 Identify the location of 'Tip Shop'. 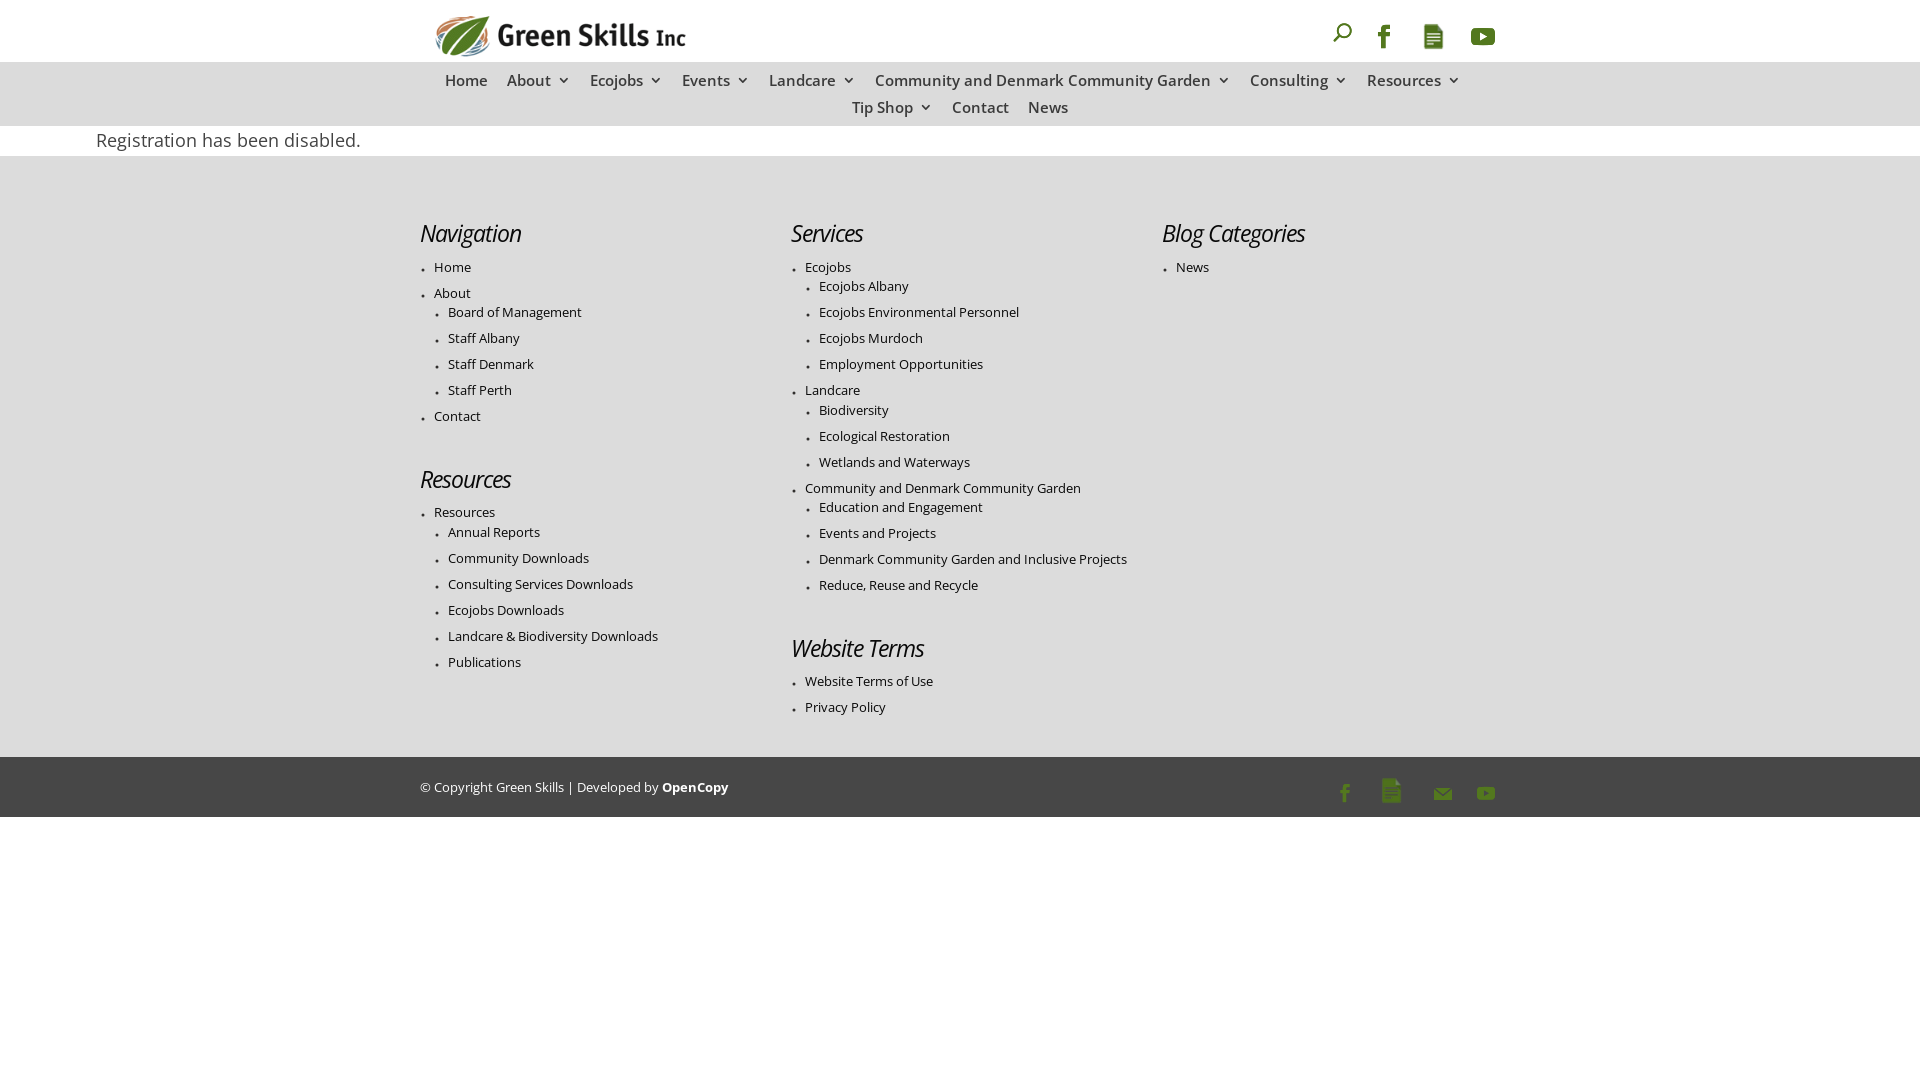
(851, 112).